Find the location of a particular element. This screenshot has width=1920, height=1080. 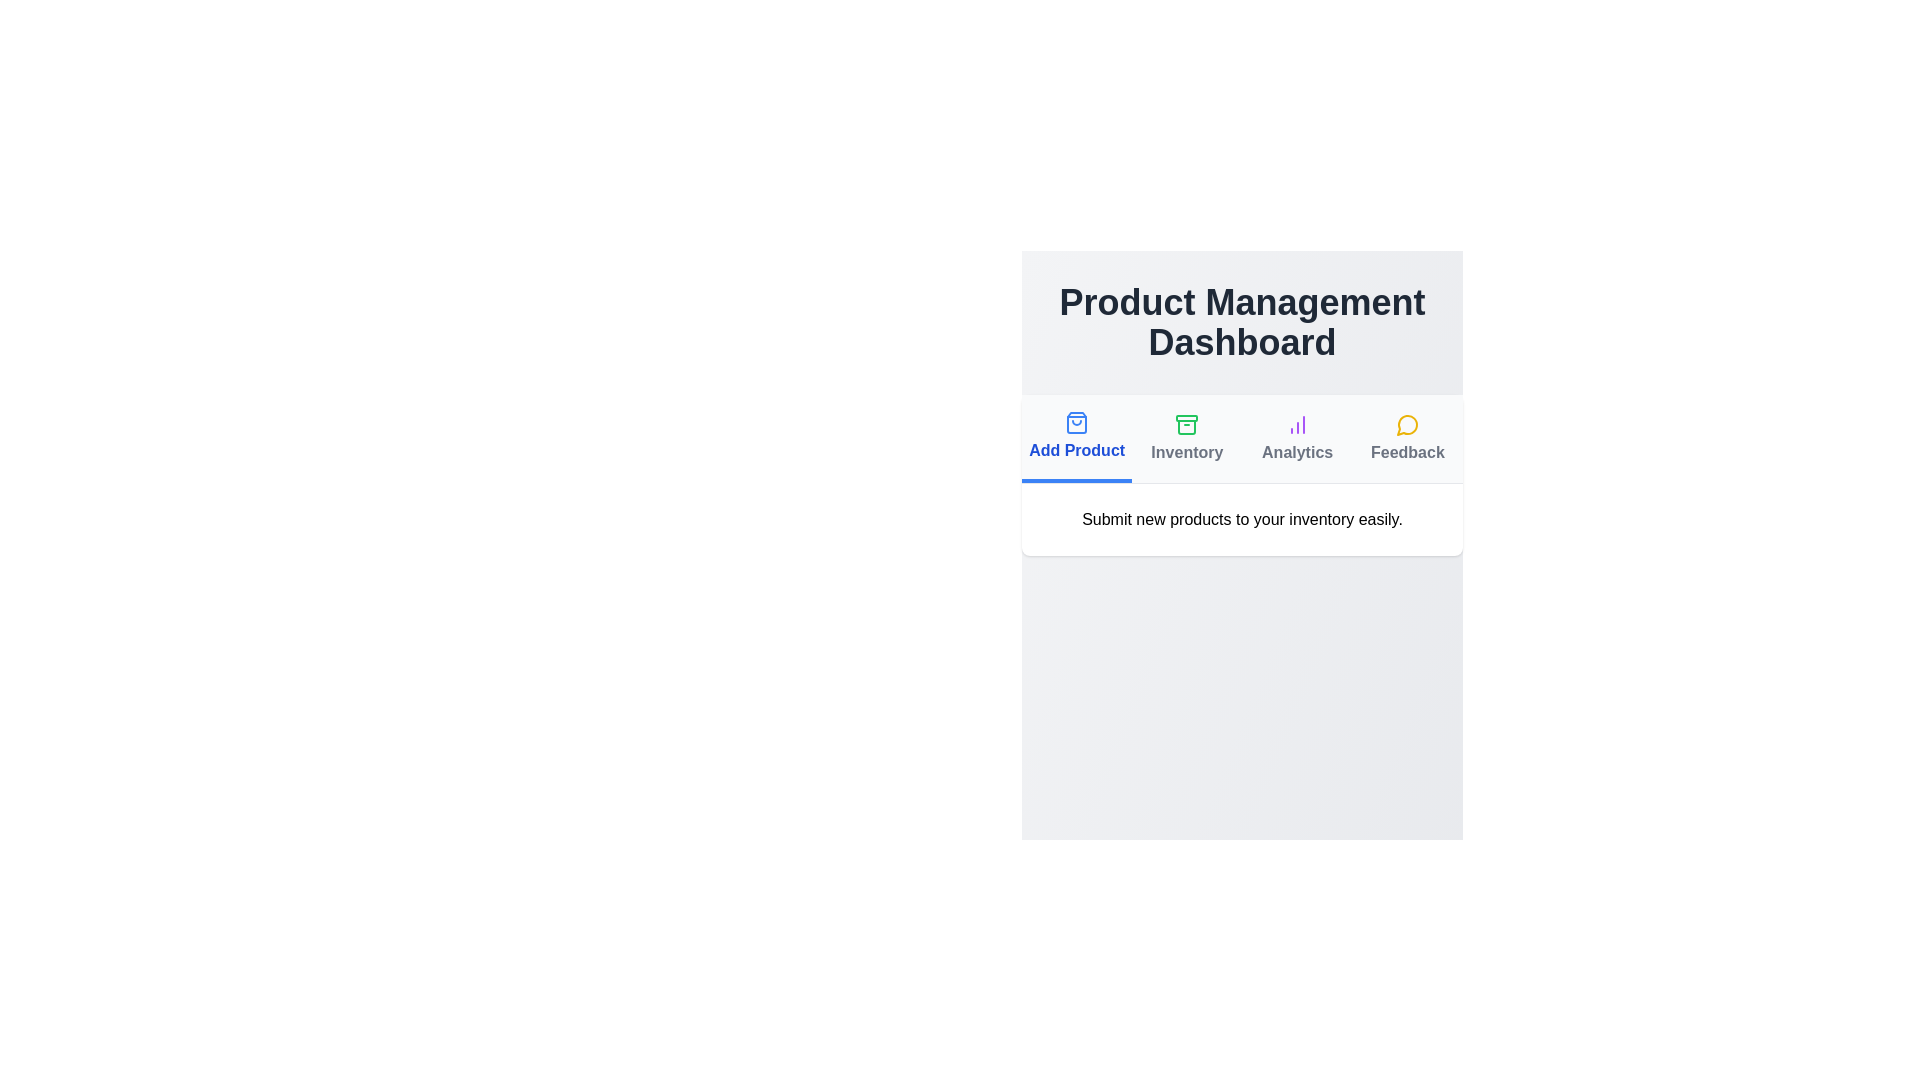

the 'Feedback' text label in the navigation menu is located at coordinates (1406, 452).